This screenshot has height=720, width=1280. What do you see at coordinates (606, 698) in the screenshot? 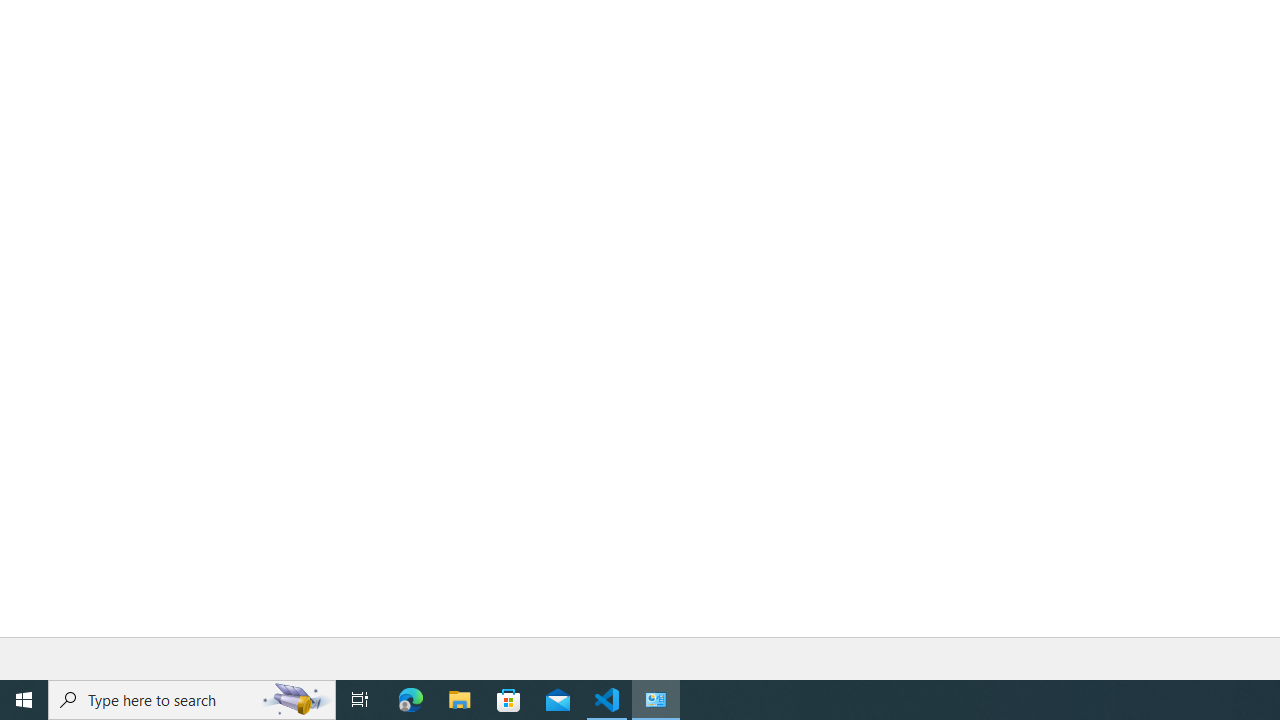
I see `'Visual Studio Code - 1 running window'` at bounding box center [606, 698].